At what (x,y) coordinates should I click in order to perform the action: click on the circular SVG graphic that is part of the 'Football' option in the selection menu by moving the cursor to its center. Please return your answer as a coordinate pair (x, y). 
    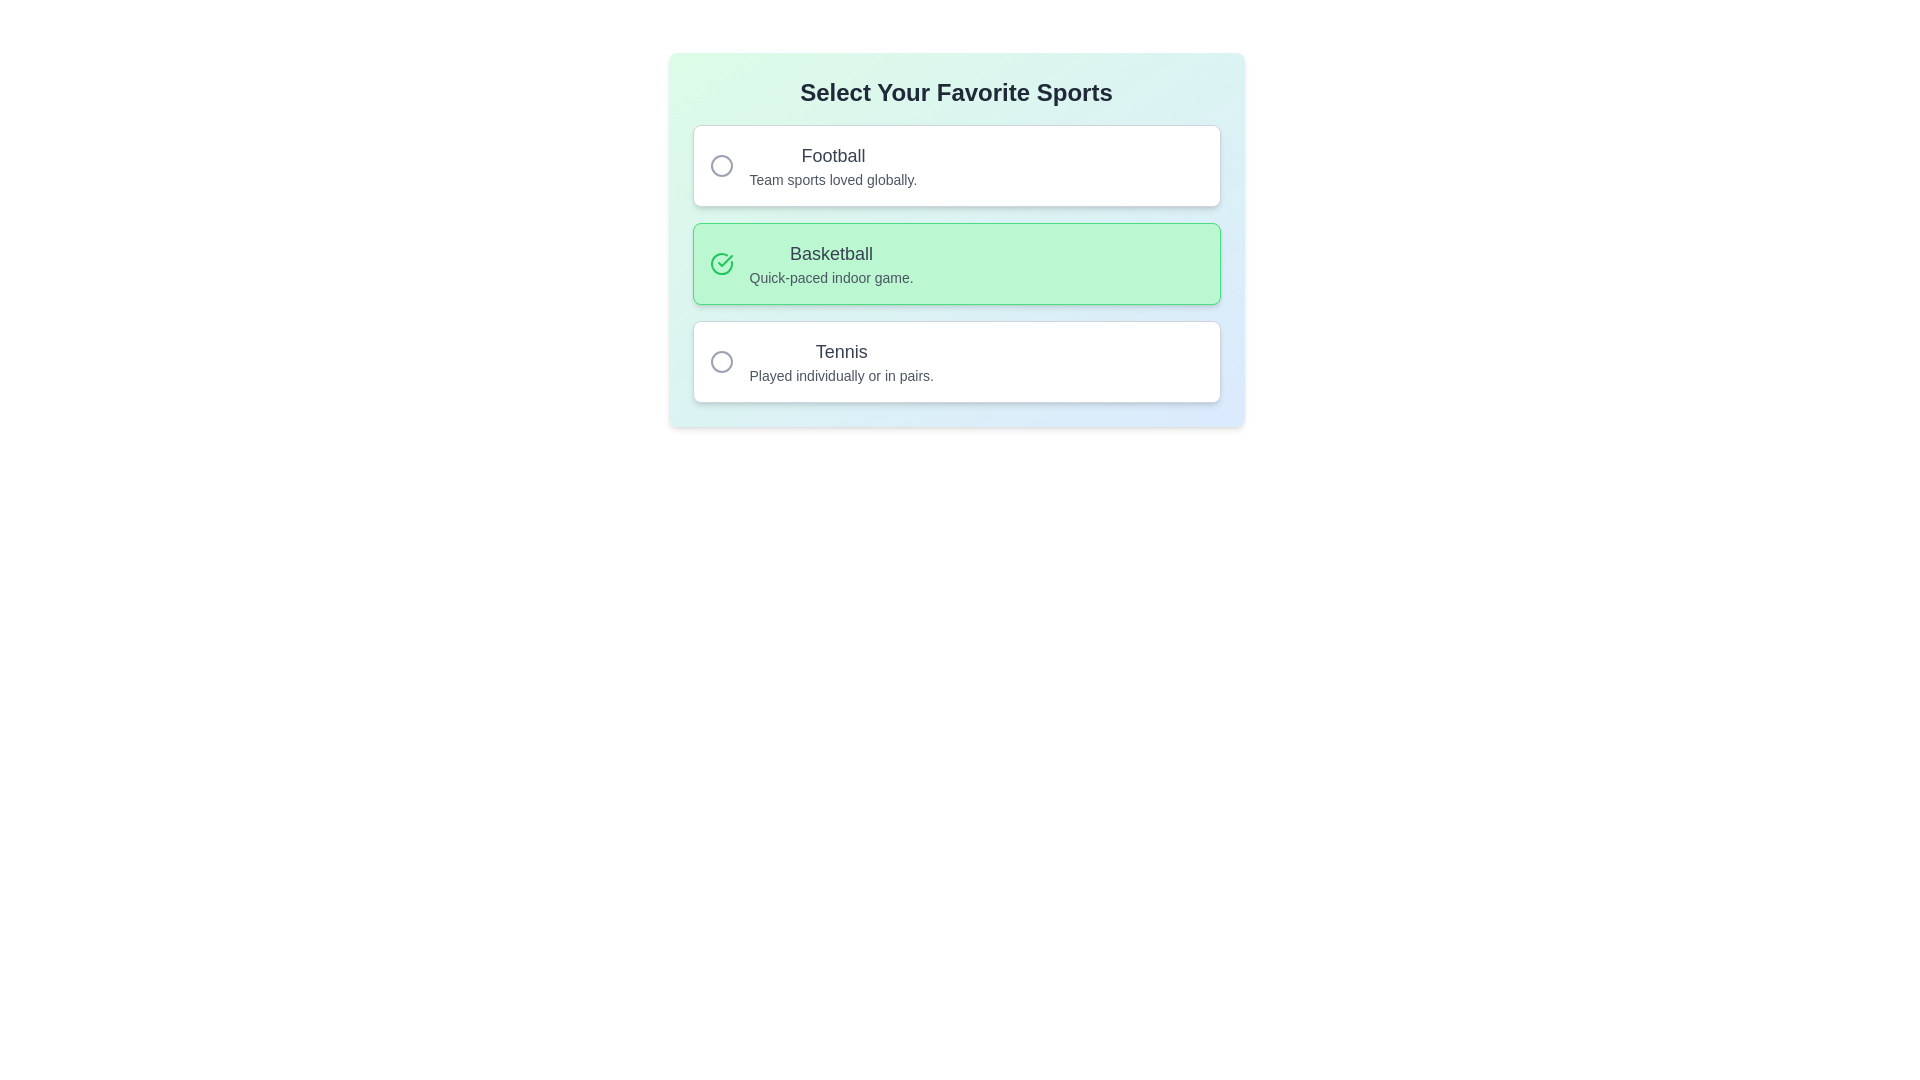
    Looking at the image, I should click on (720, 164).